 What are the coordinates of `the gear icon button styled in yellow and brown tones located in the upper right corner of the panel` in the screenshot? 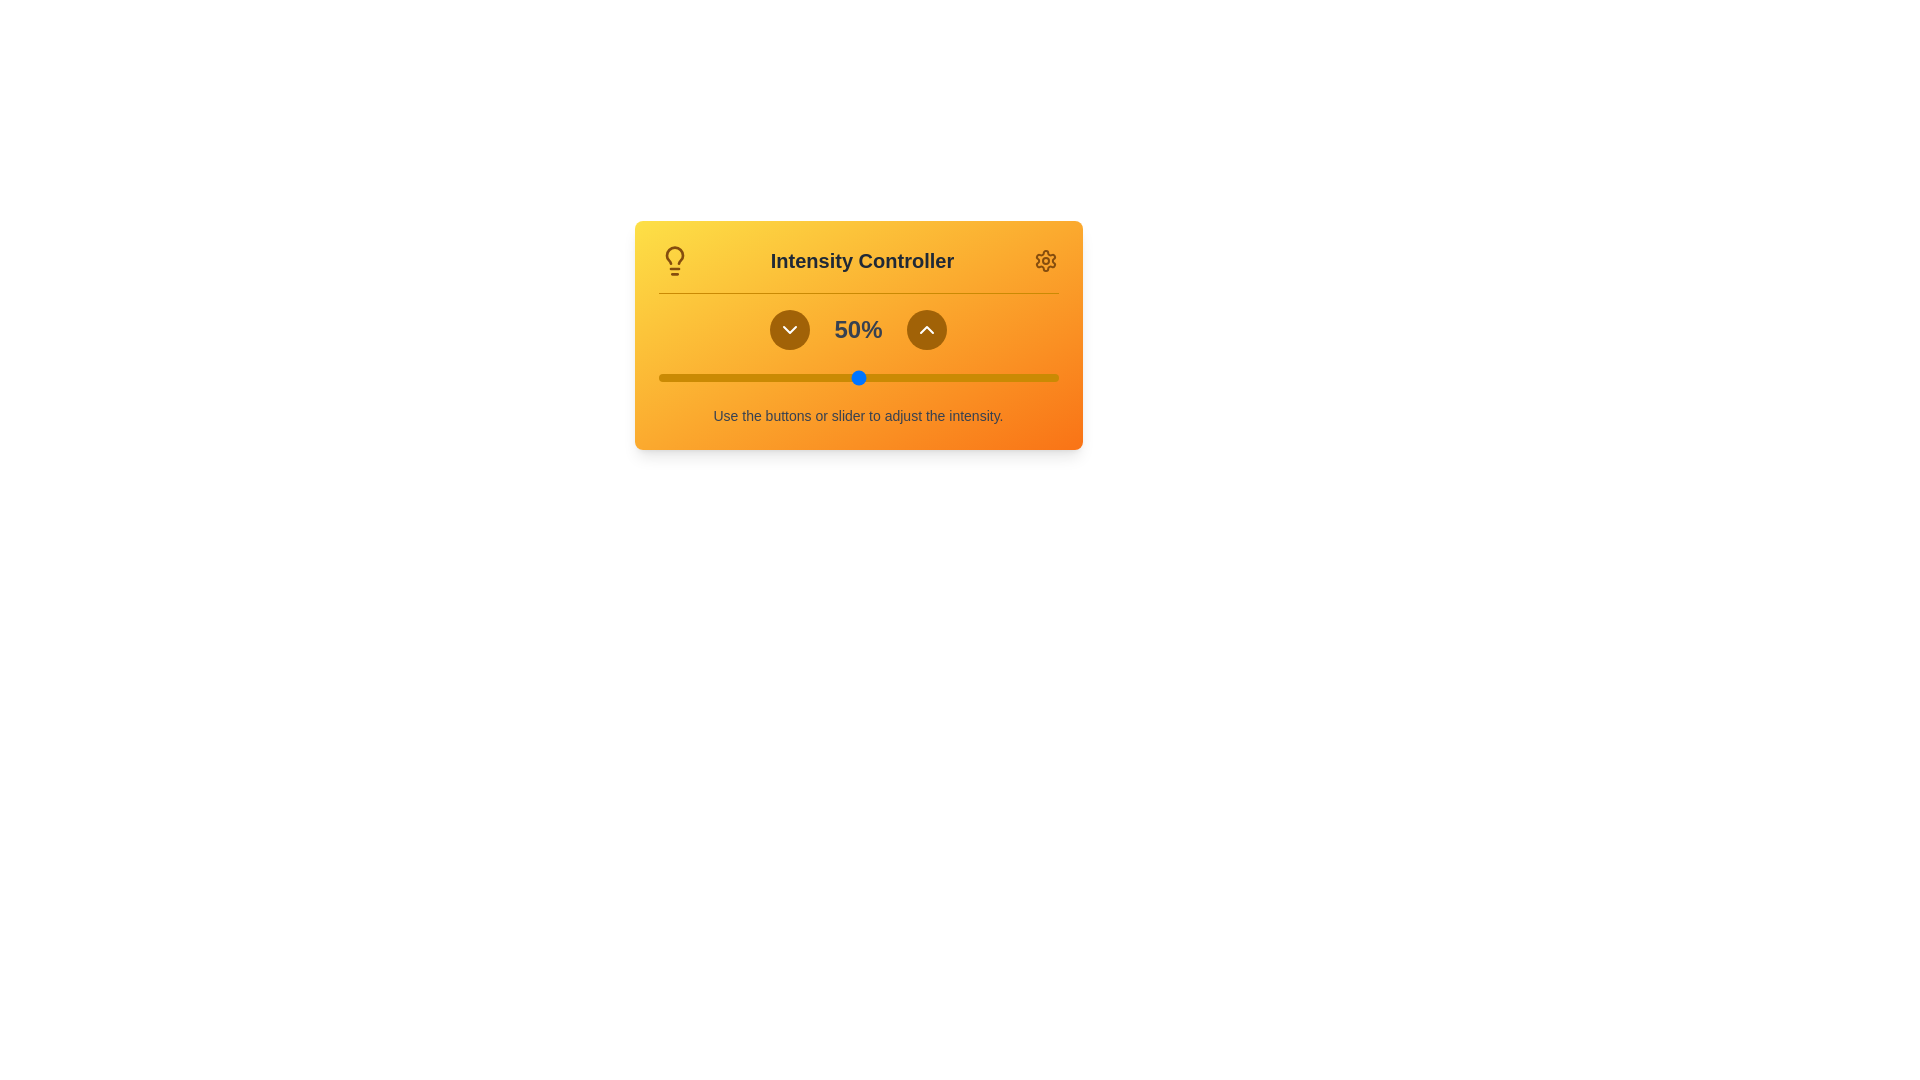 It's located at (1045, 260).